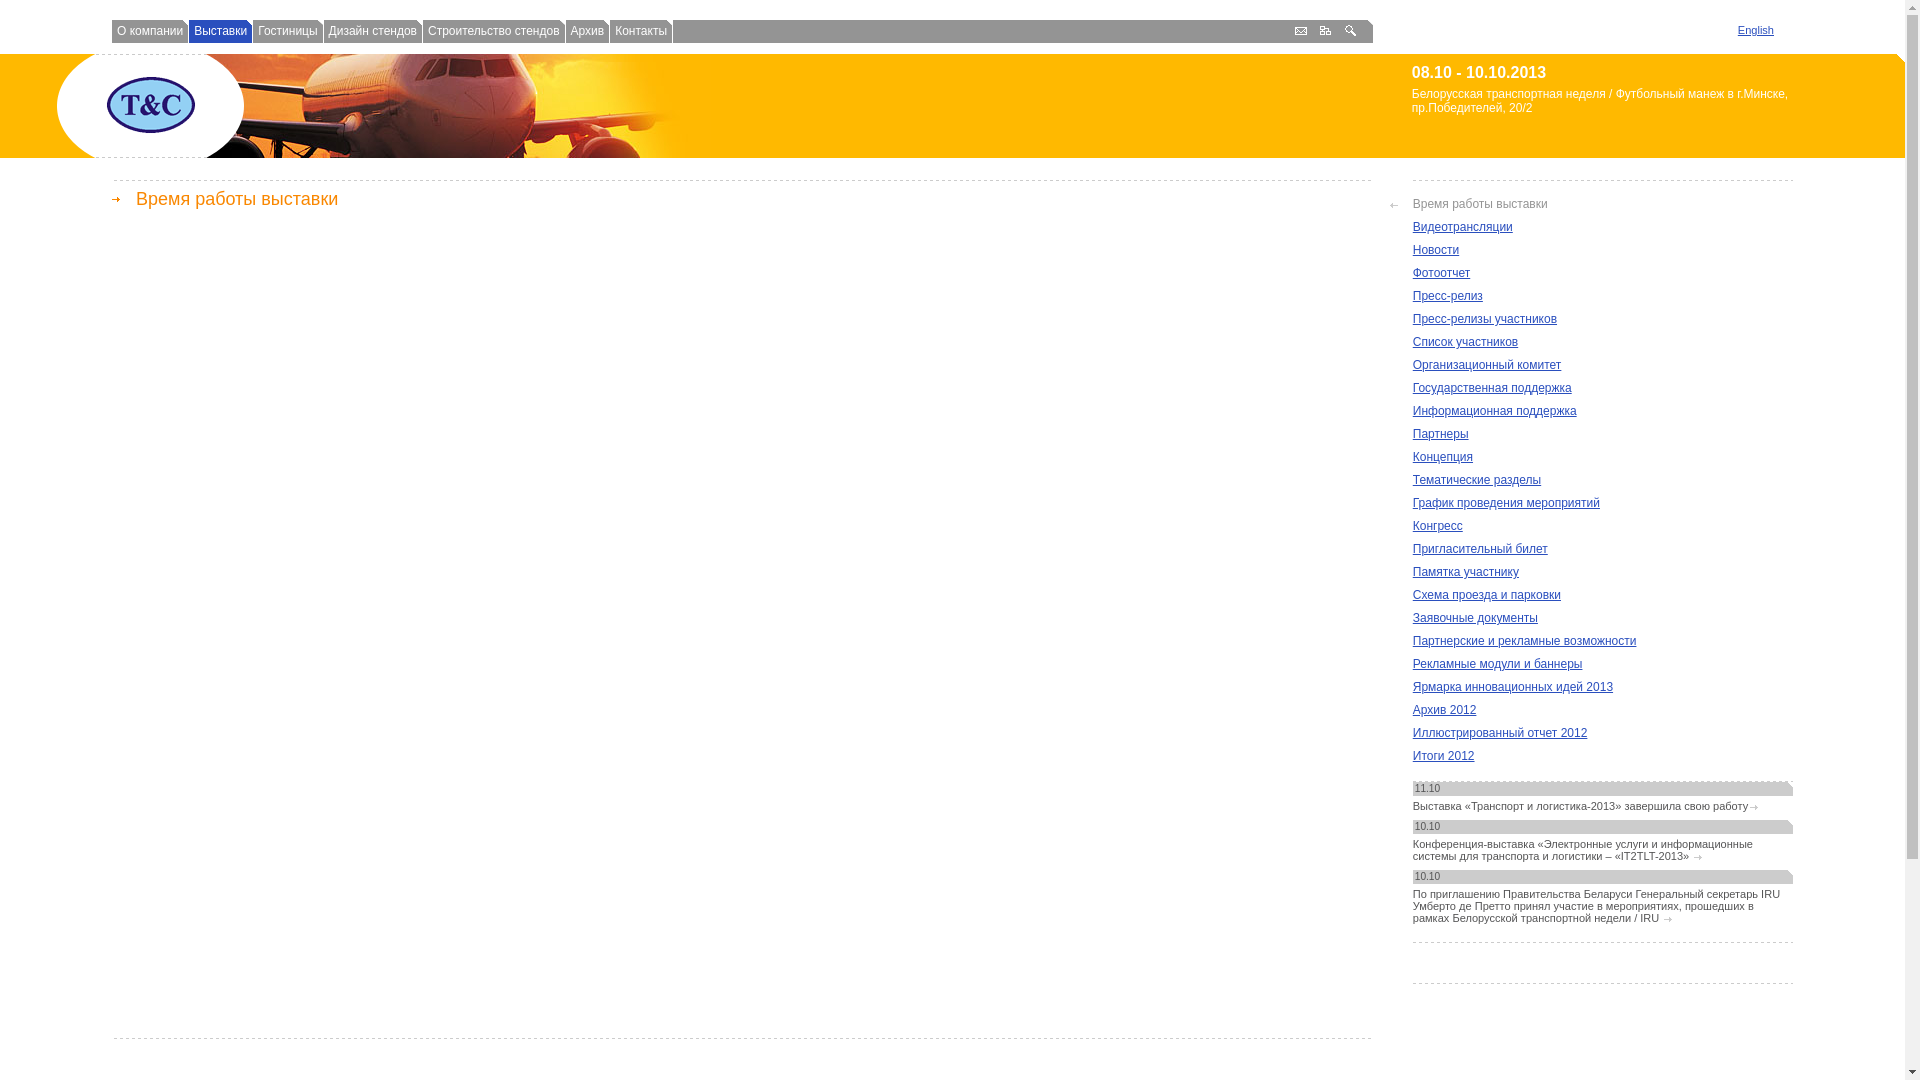 The height and width of the screenshot is (1080, 1920). What do you see at coordinates (1755, 30) in the screenshot?
I see `'English'` at bounding box center [1755, 30].